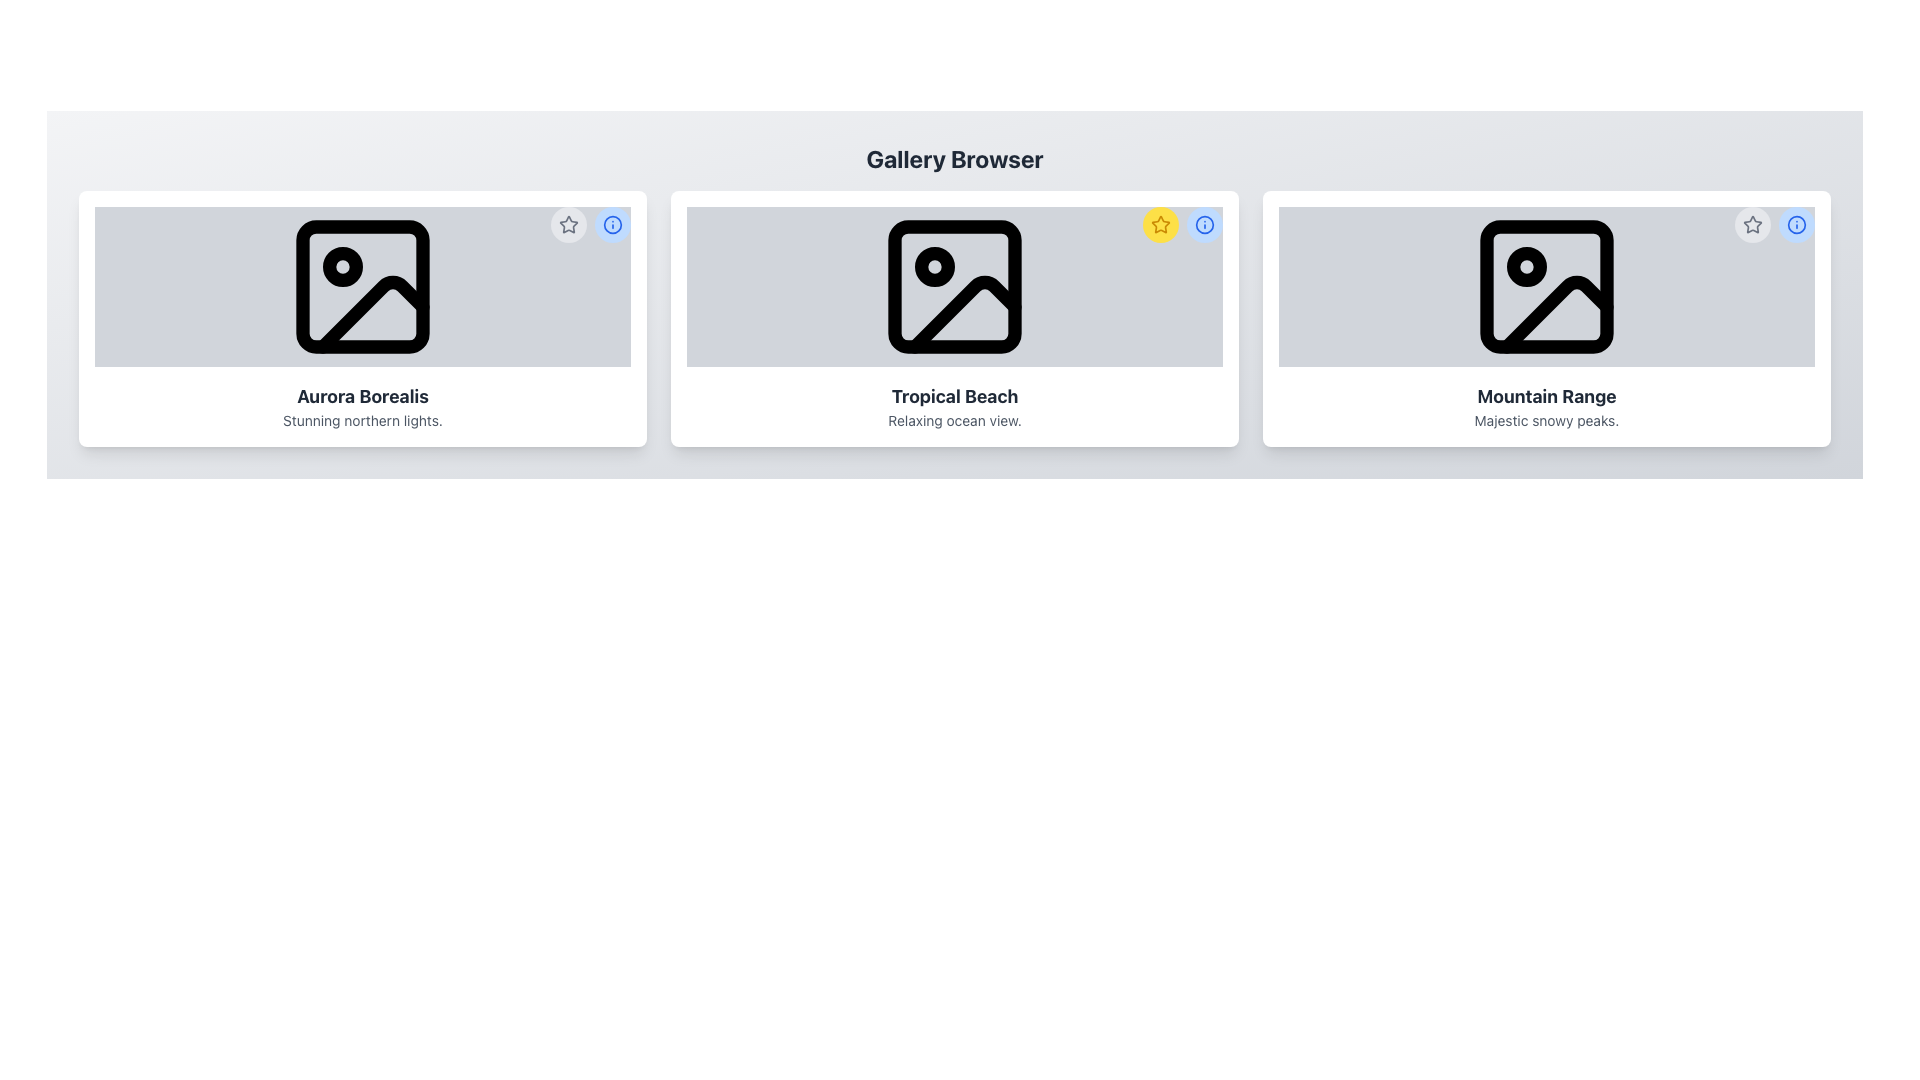 This screenshot has height=1080, width=1920. I want to click on the circular button with a yellow background and a star-shaped icon located in the top-right corner of the 'Tropical Beach' card, so click(1161, 224).